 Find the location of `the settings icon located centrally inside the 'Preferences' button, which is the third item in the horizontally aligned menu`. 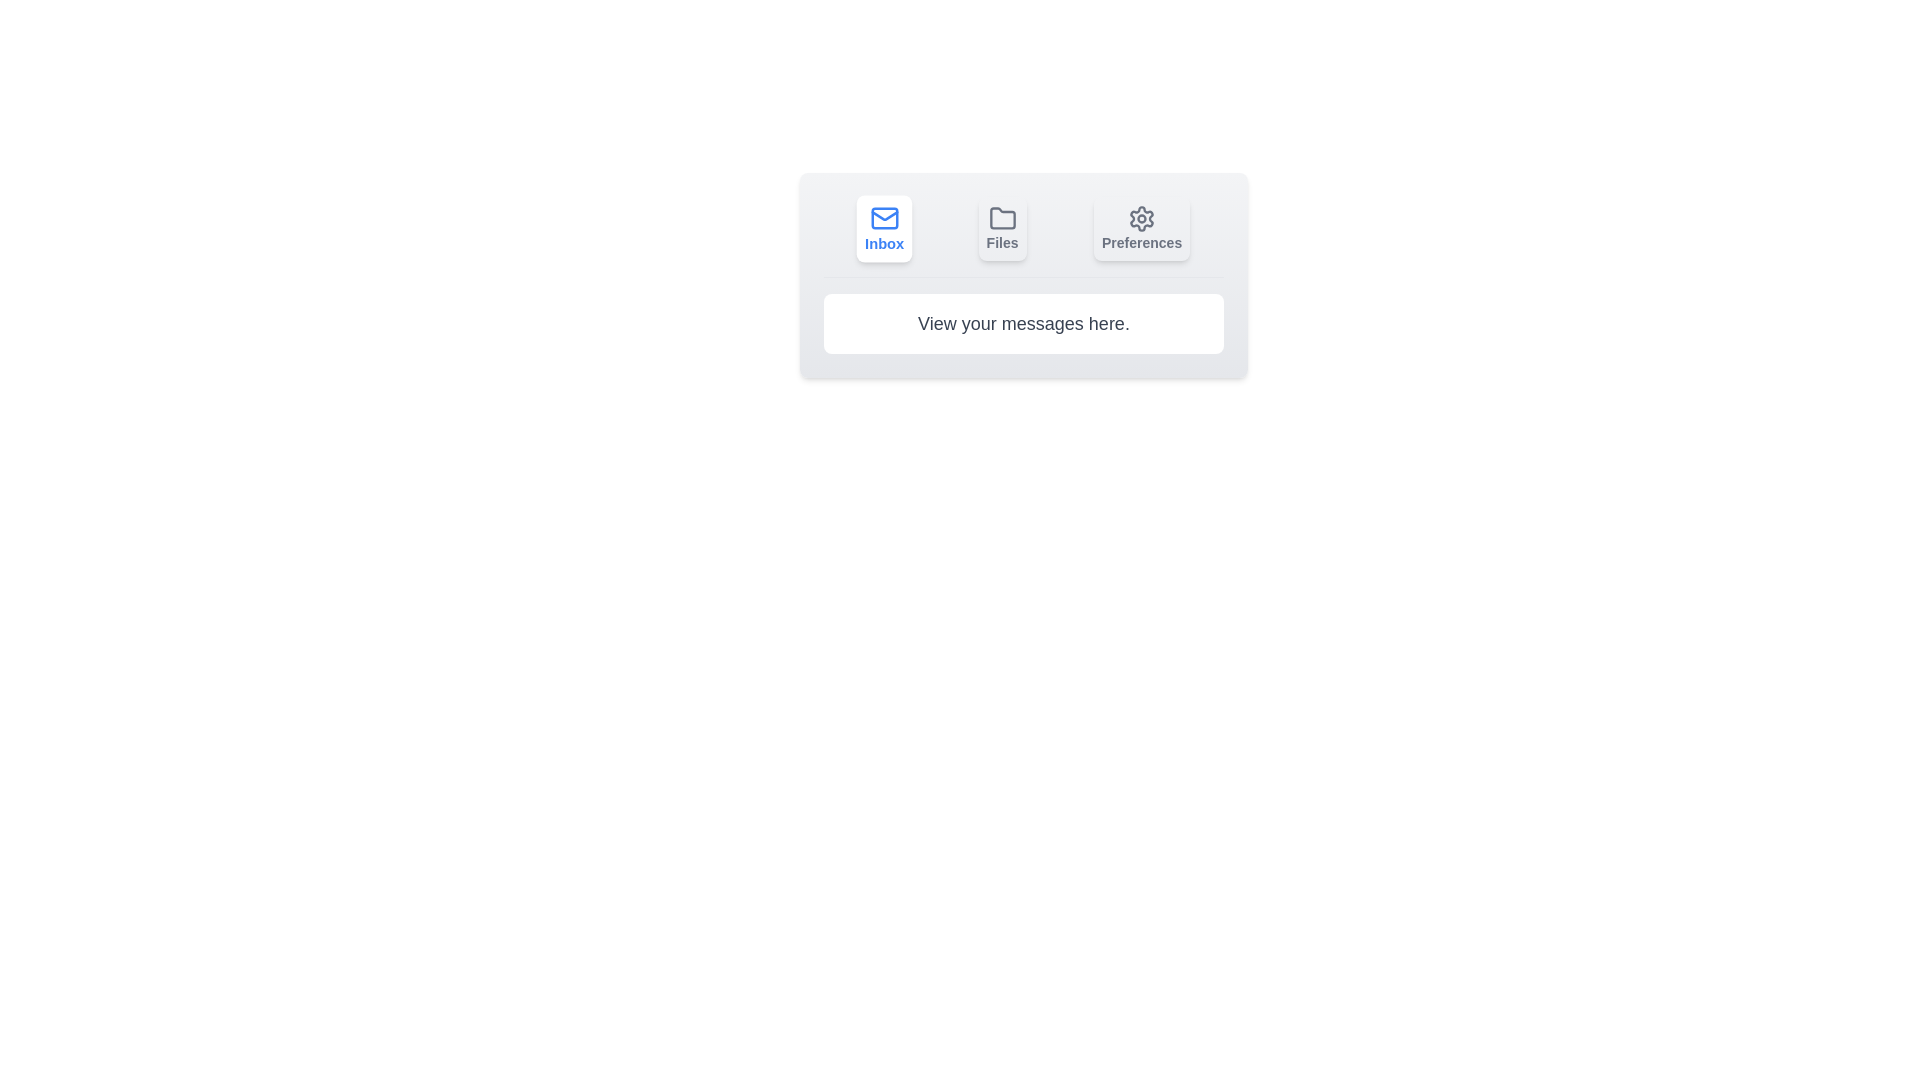

the settings icon located centrally inside the 'Preferences' button, which is the third item in the horizontally aligned menu is located at coordinates (1142, 219).